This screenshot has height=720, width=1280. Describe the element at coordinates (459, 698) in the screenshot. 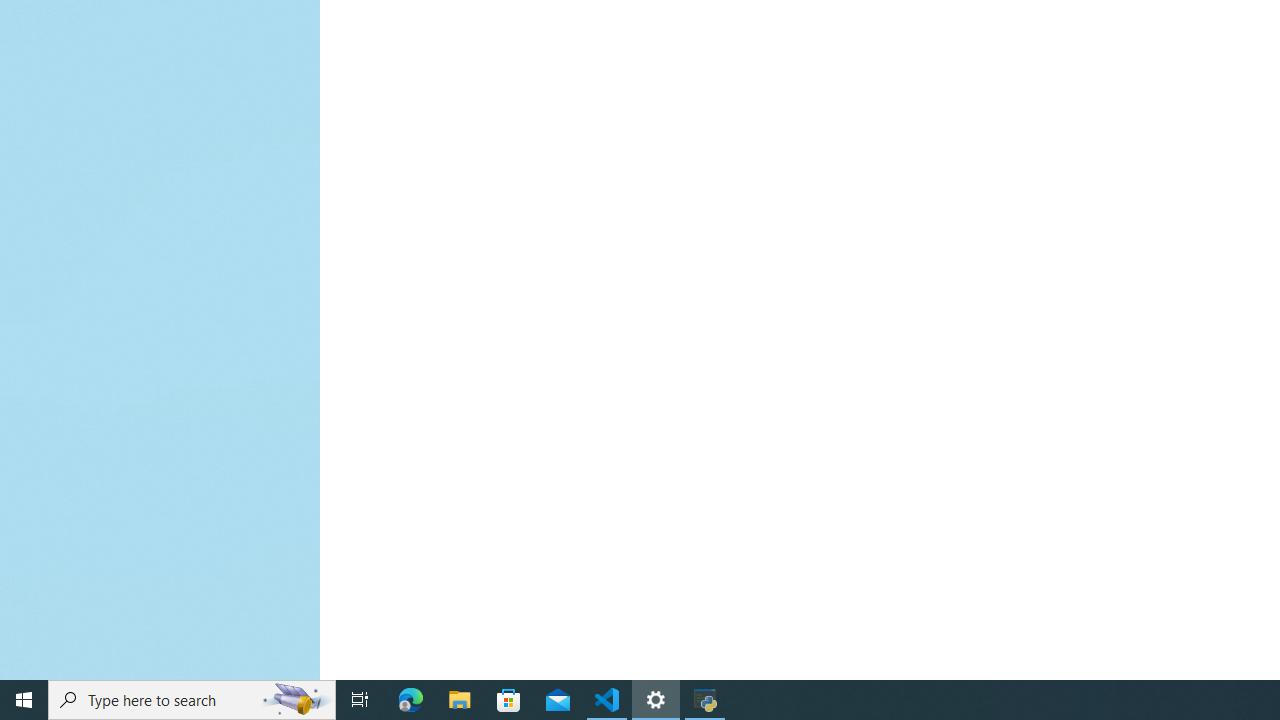

I see `'File Explorer'` at that location.